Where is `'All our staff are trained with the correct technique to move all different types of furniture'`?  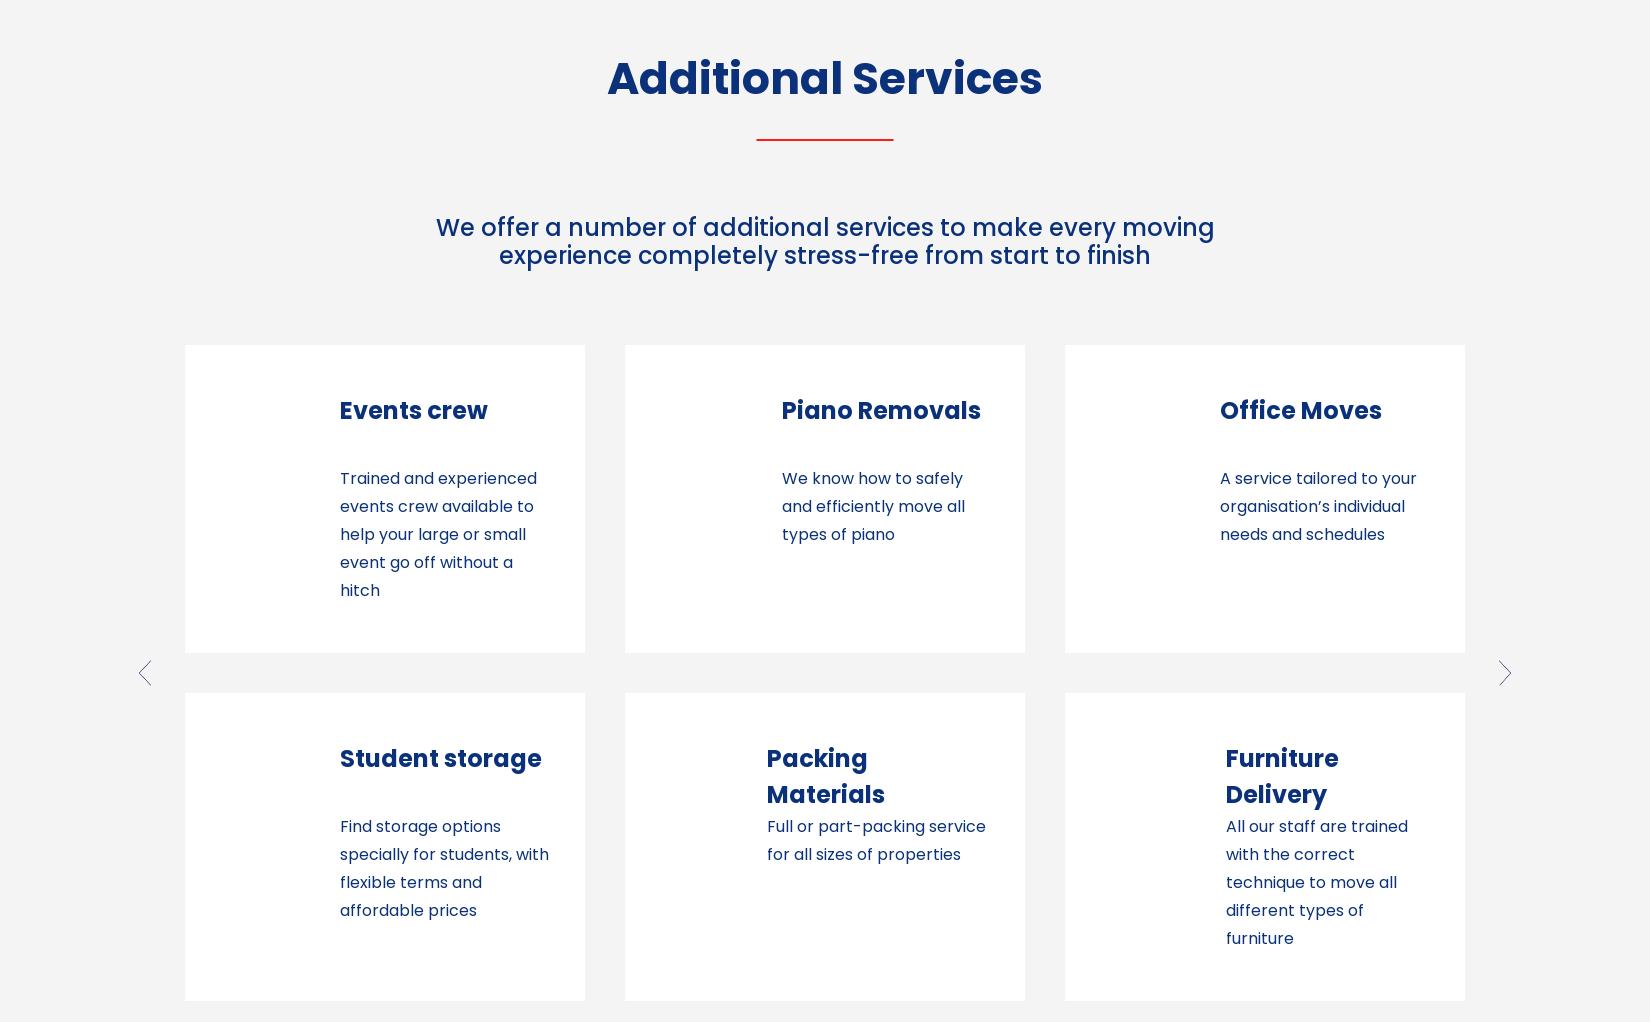 'All our staff are trained with the correct technique to move all different types of furniture' is located at coordinates (876, 880).